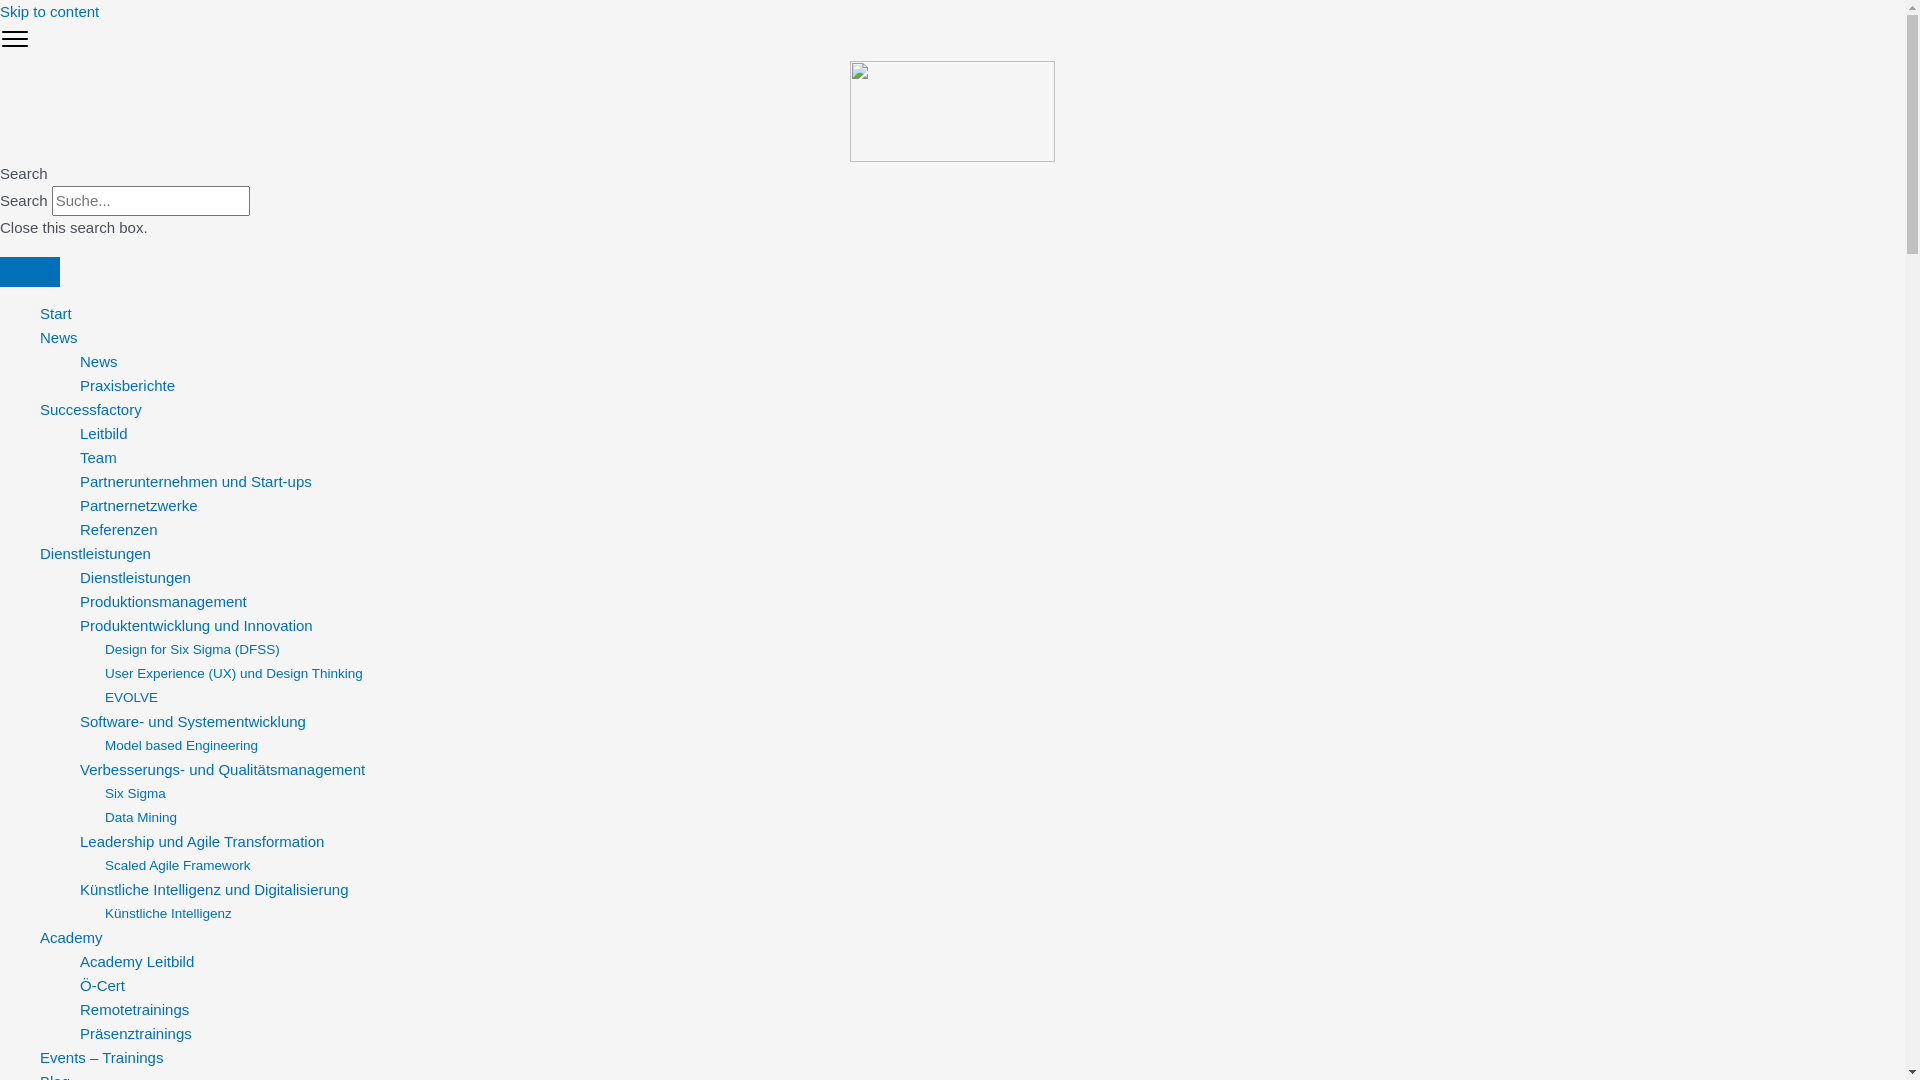 Image resolution: width=1920 pixels, height=1080 pixels. Describe the element at coordinates (80, 600) in the screenshot. I see `'Produktionsmanagement'` at that location.